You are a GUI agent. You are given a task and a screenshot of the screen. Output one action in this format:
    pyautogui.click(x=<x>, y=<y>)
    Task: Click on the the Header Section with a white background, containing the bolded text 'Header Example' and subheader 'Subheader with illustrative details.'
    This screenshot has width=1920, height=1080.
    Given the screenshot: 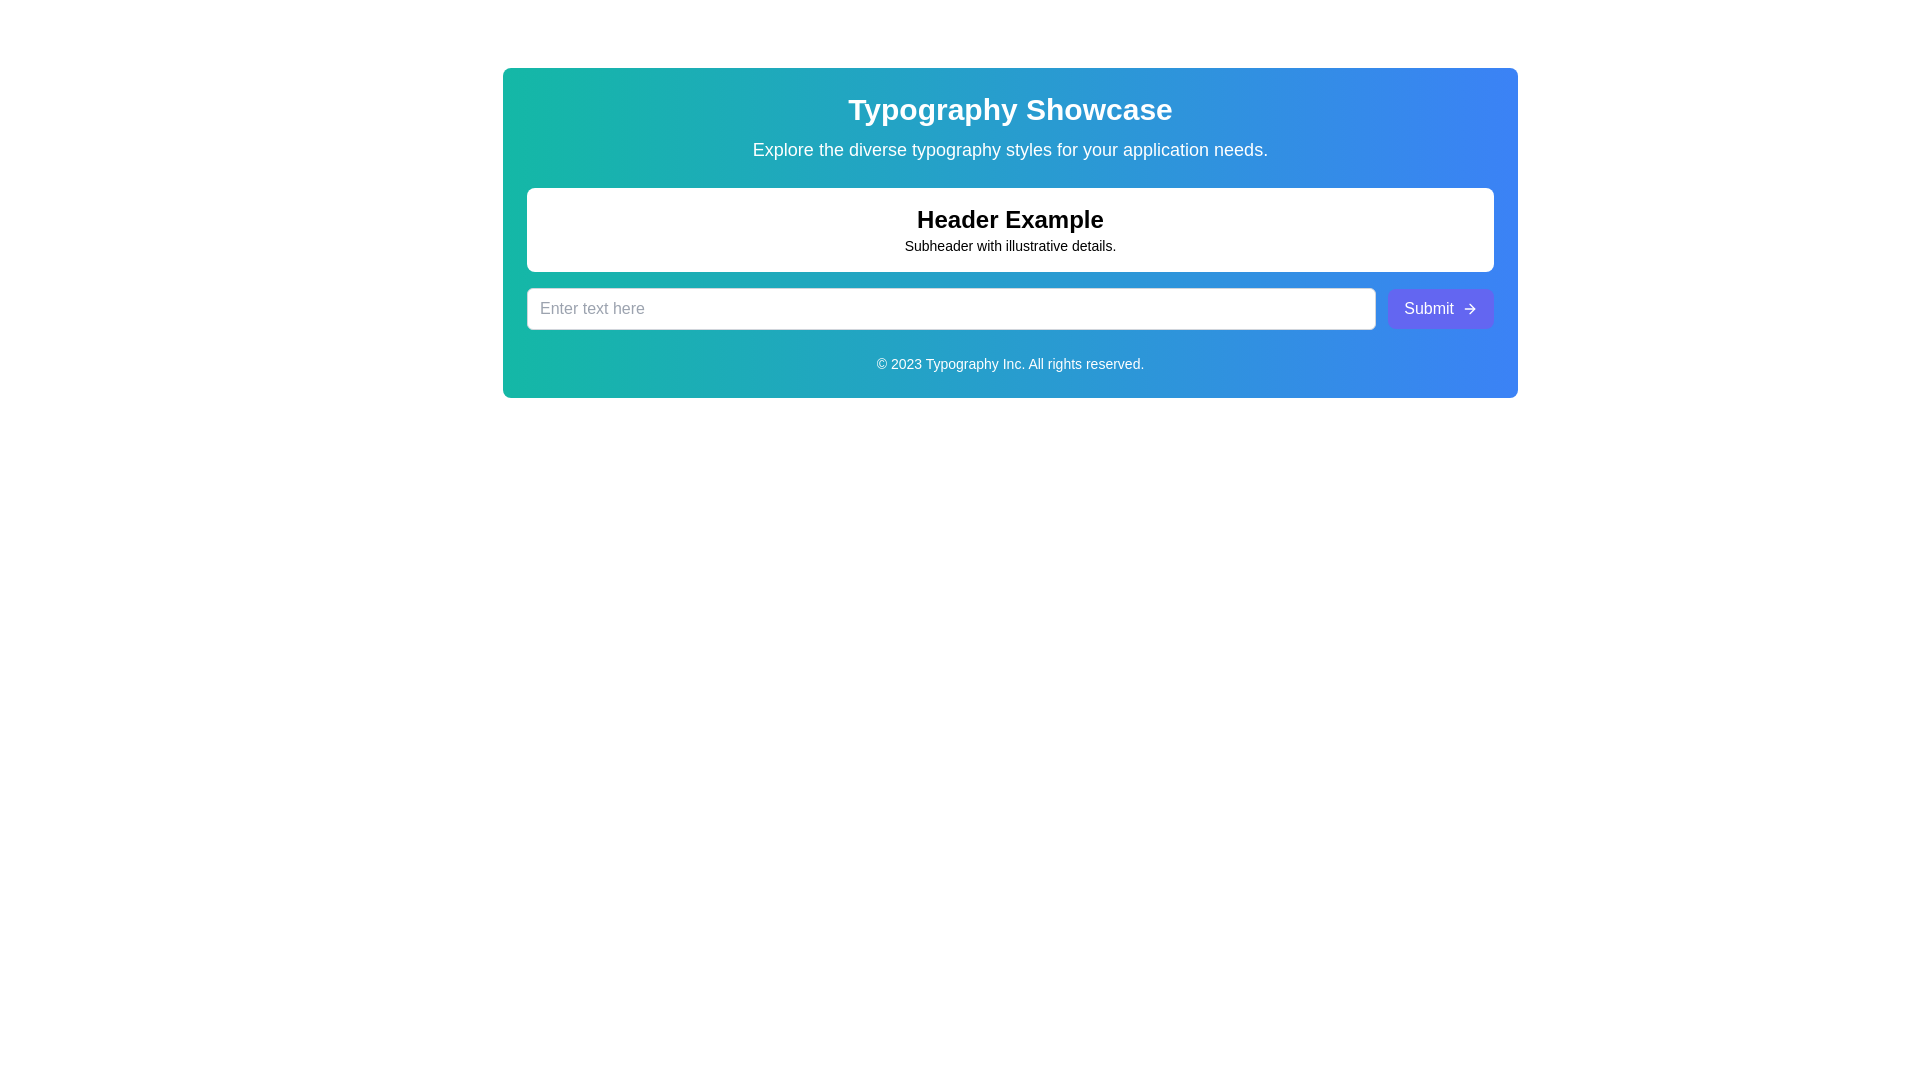 What is the action you would take?
    pyautogui.click(x=1010, y=229)
    